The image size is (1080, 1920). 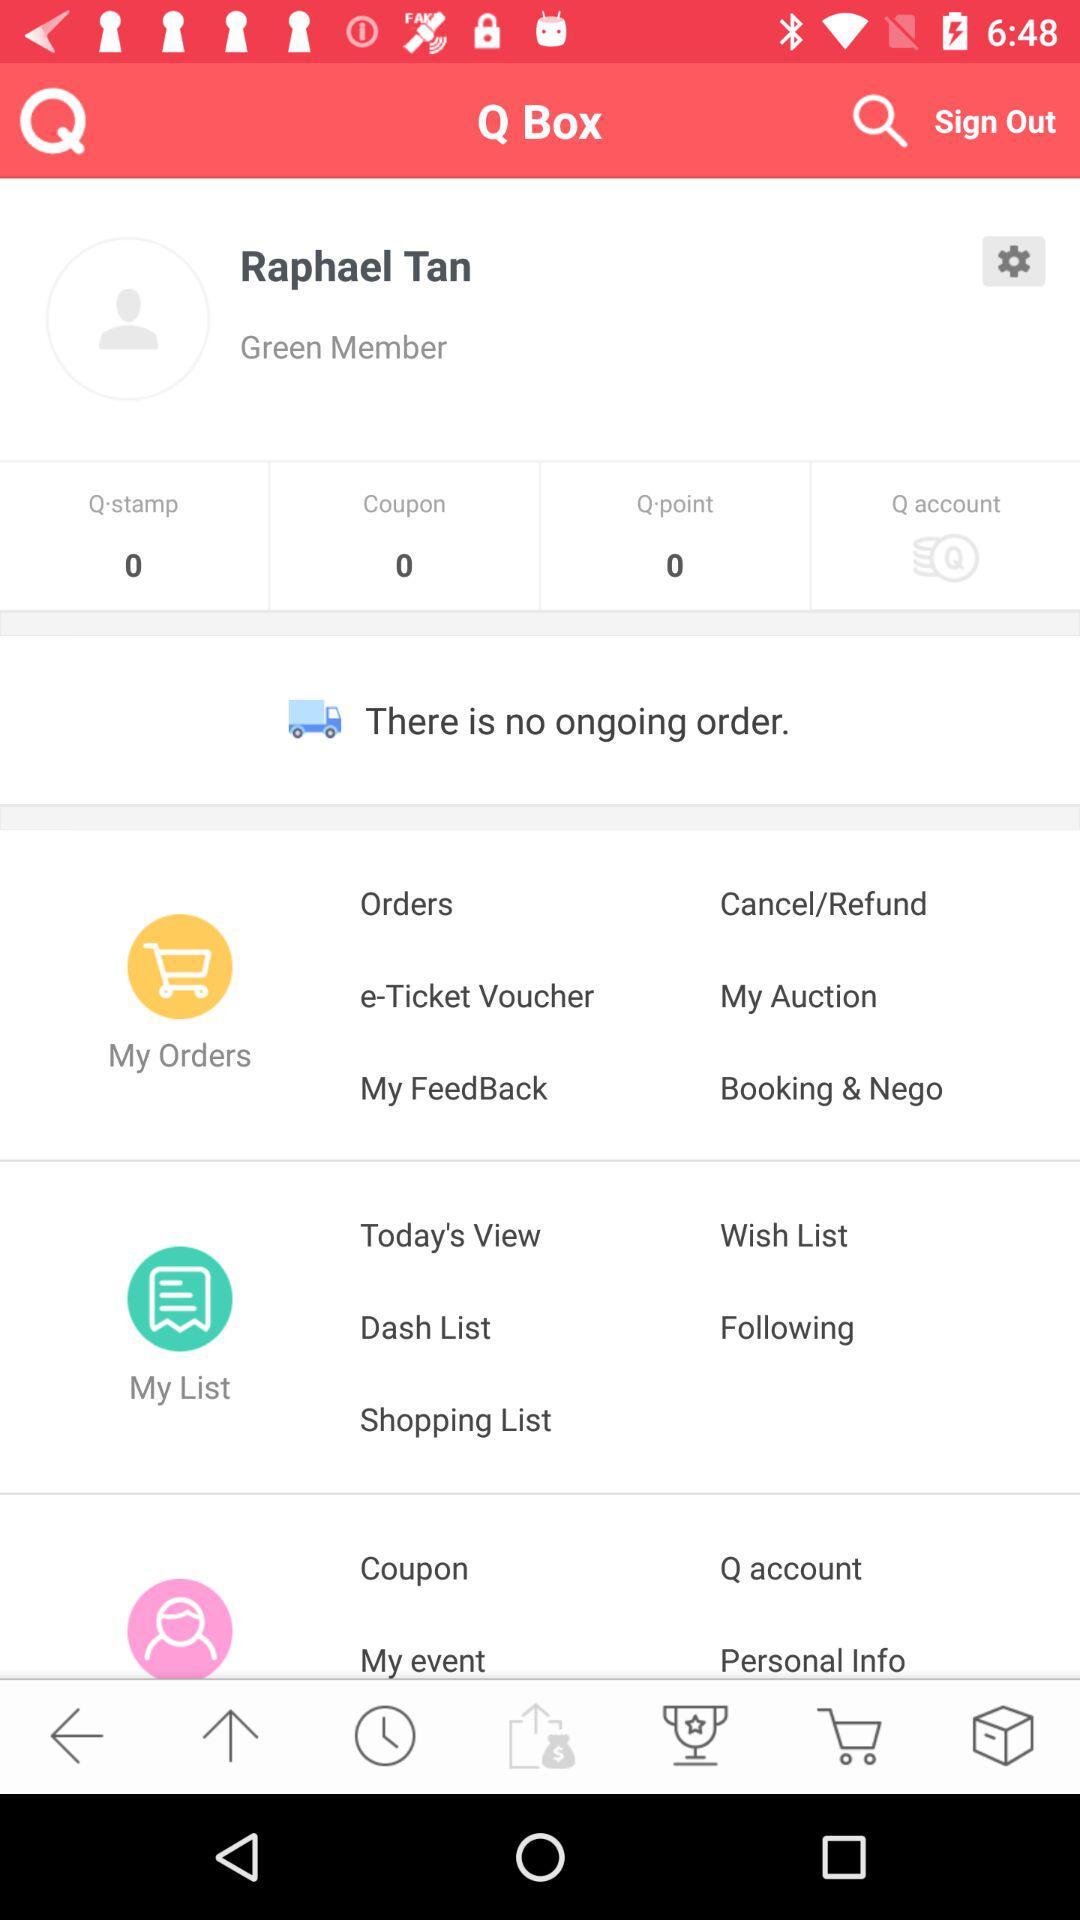 I want to click on the microphone icon, so click(x=692, y=1734).